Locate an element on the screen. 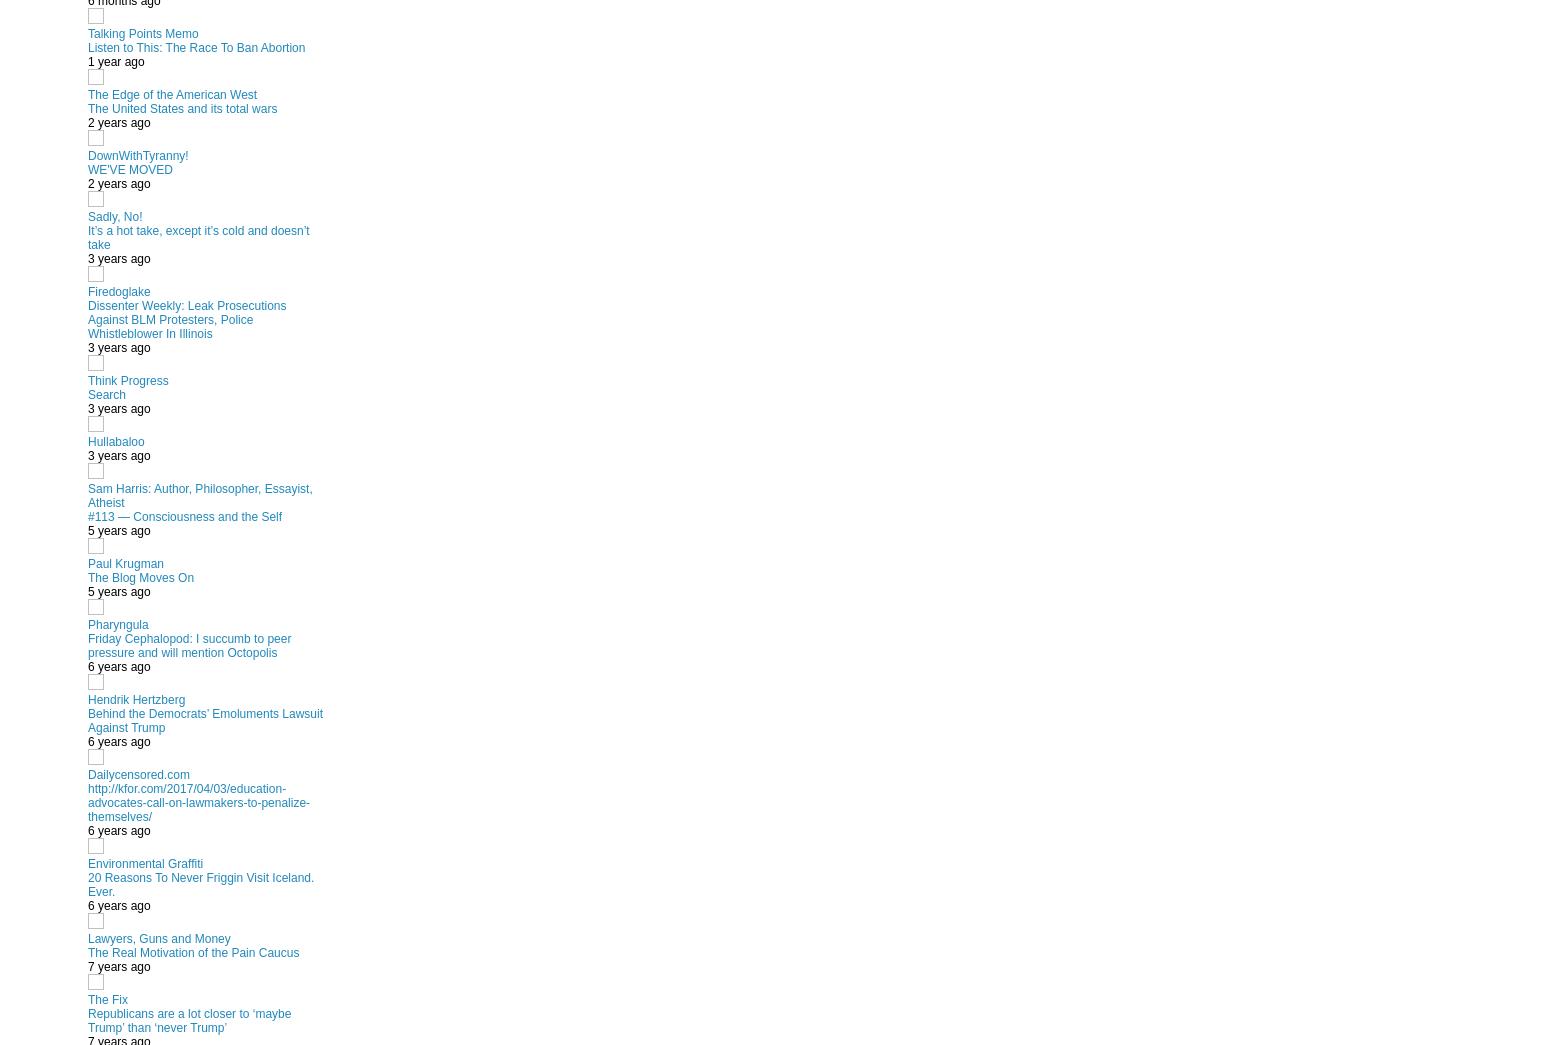 This screenshot has width=1558, height=1045. 'Lawyers, Guns and Money' is located at coordinates (159, 936).